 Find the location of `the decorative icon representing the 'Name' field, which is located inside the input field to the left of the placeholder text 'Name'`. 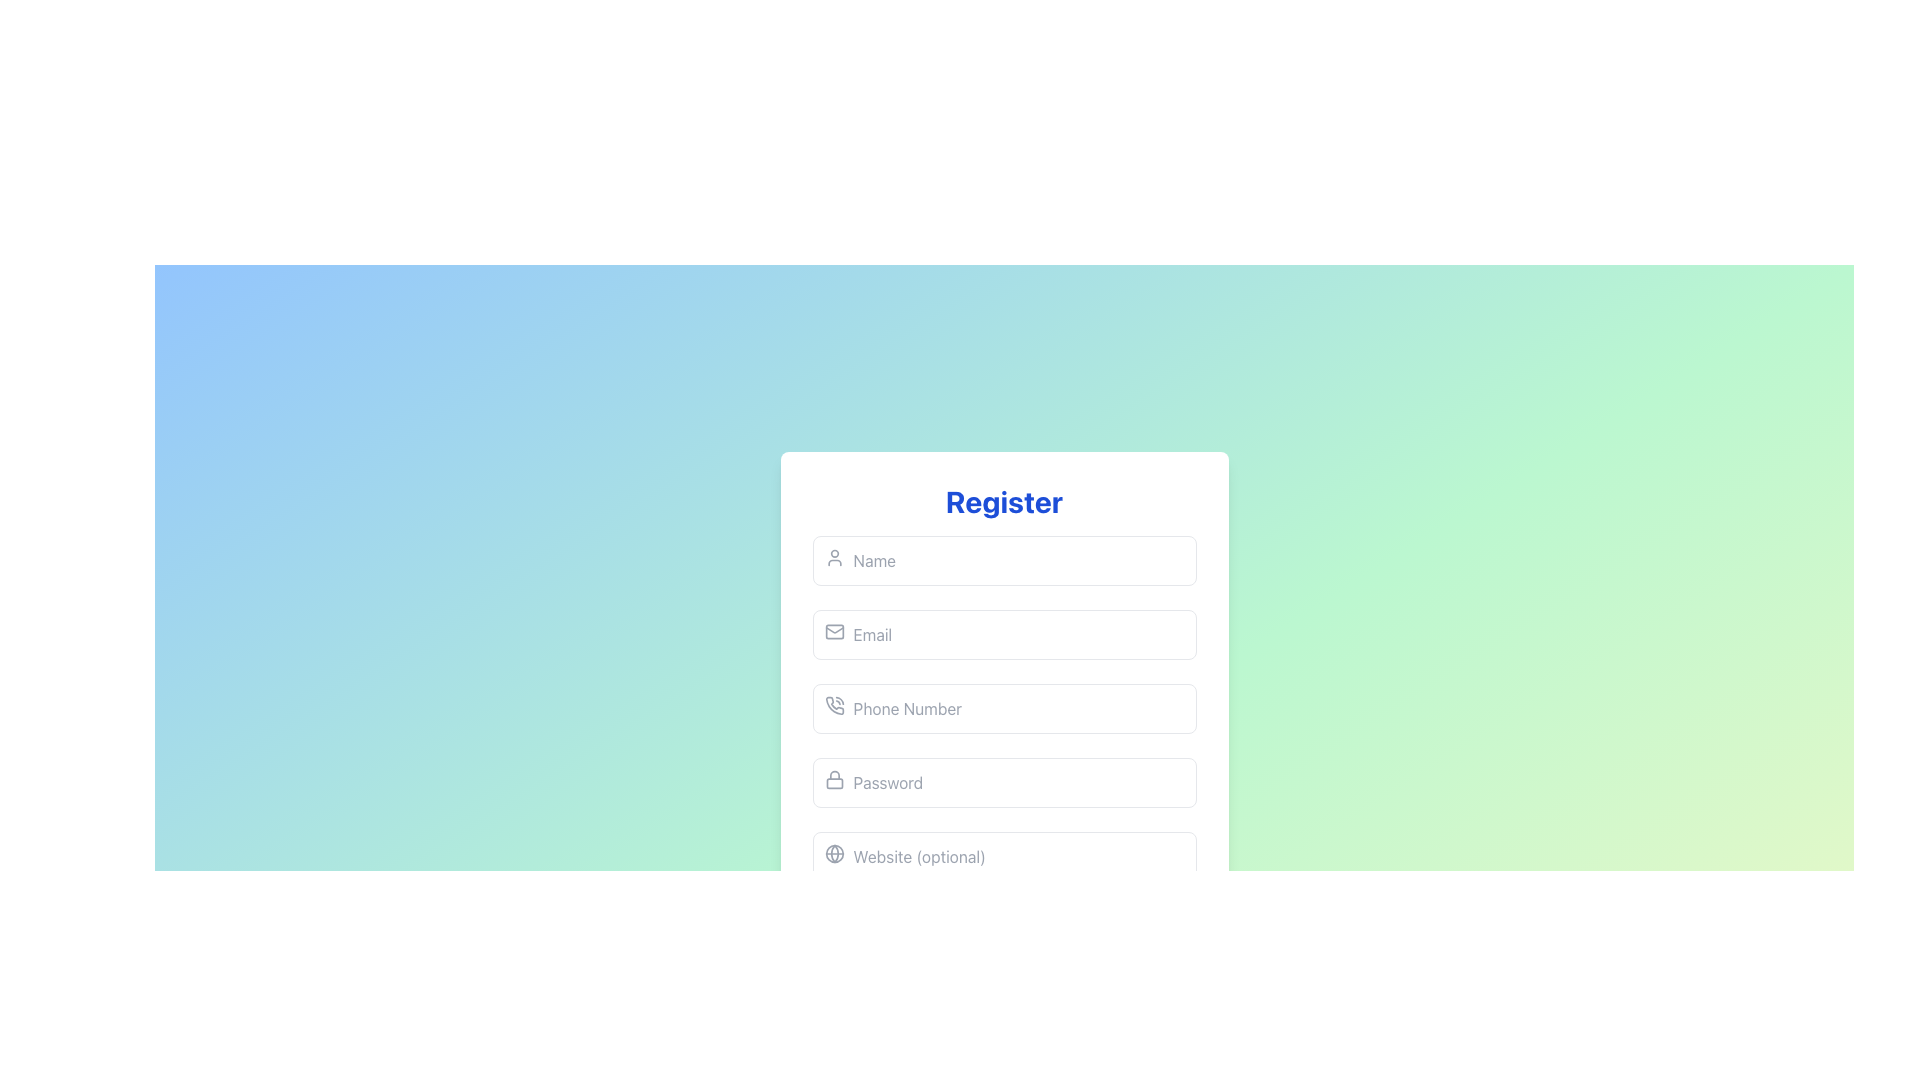

the decorative icon representing the 'Name' field, which is located inside the input field to the left of the placeholder text 'Name' is located at coordinates (834, 558).